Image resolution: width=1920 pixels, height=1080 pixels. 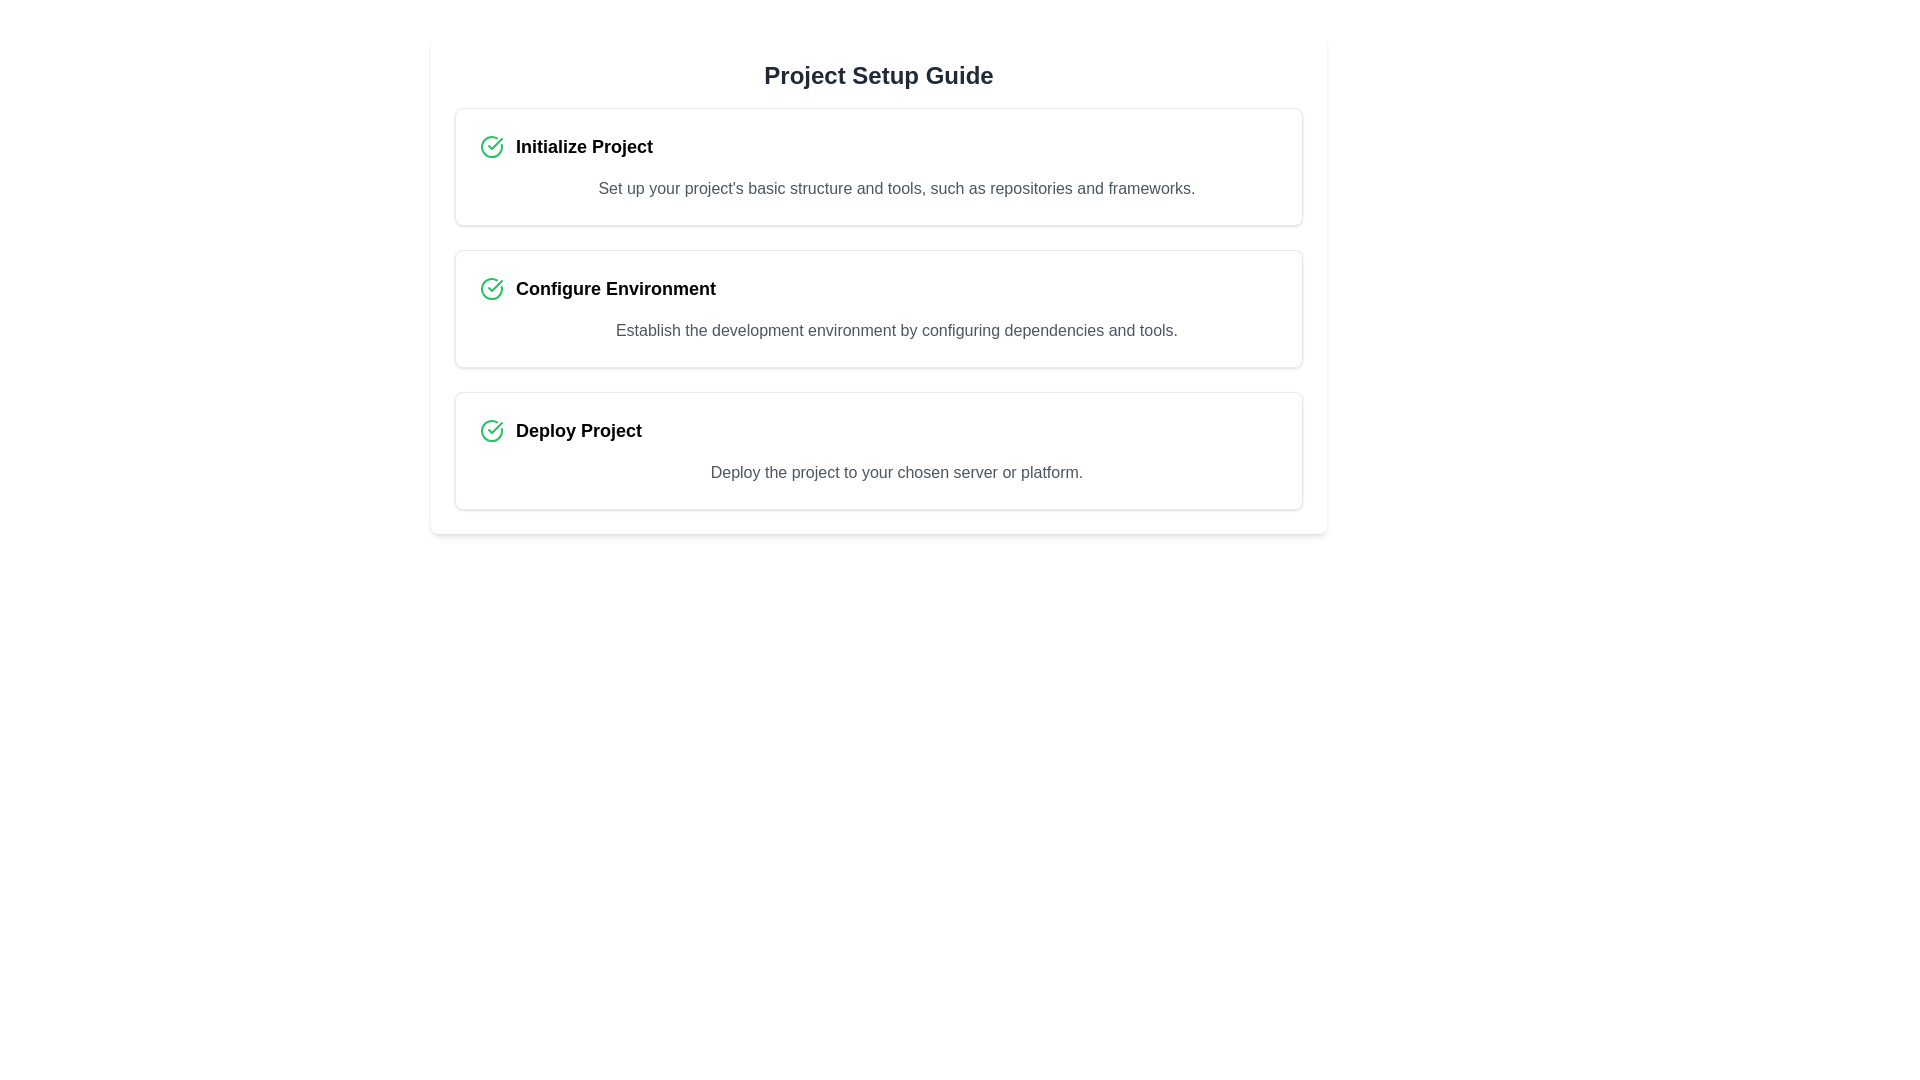 What do you see at coordinates (896, 330) in the screenshot?
I see `the non-interactive explanatory text element that provides supplementary information for the 'Configure Environment' step in the 'Project Setup Guide.'` at bounding box center [896, 330].